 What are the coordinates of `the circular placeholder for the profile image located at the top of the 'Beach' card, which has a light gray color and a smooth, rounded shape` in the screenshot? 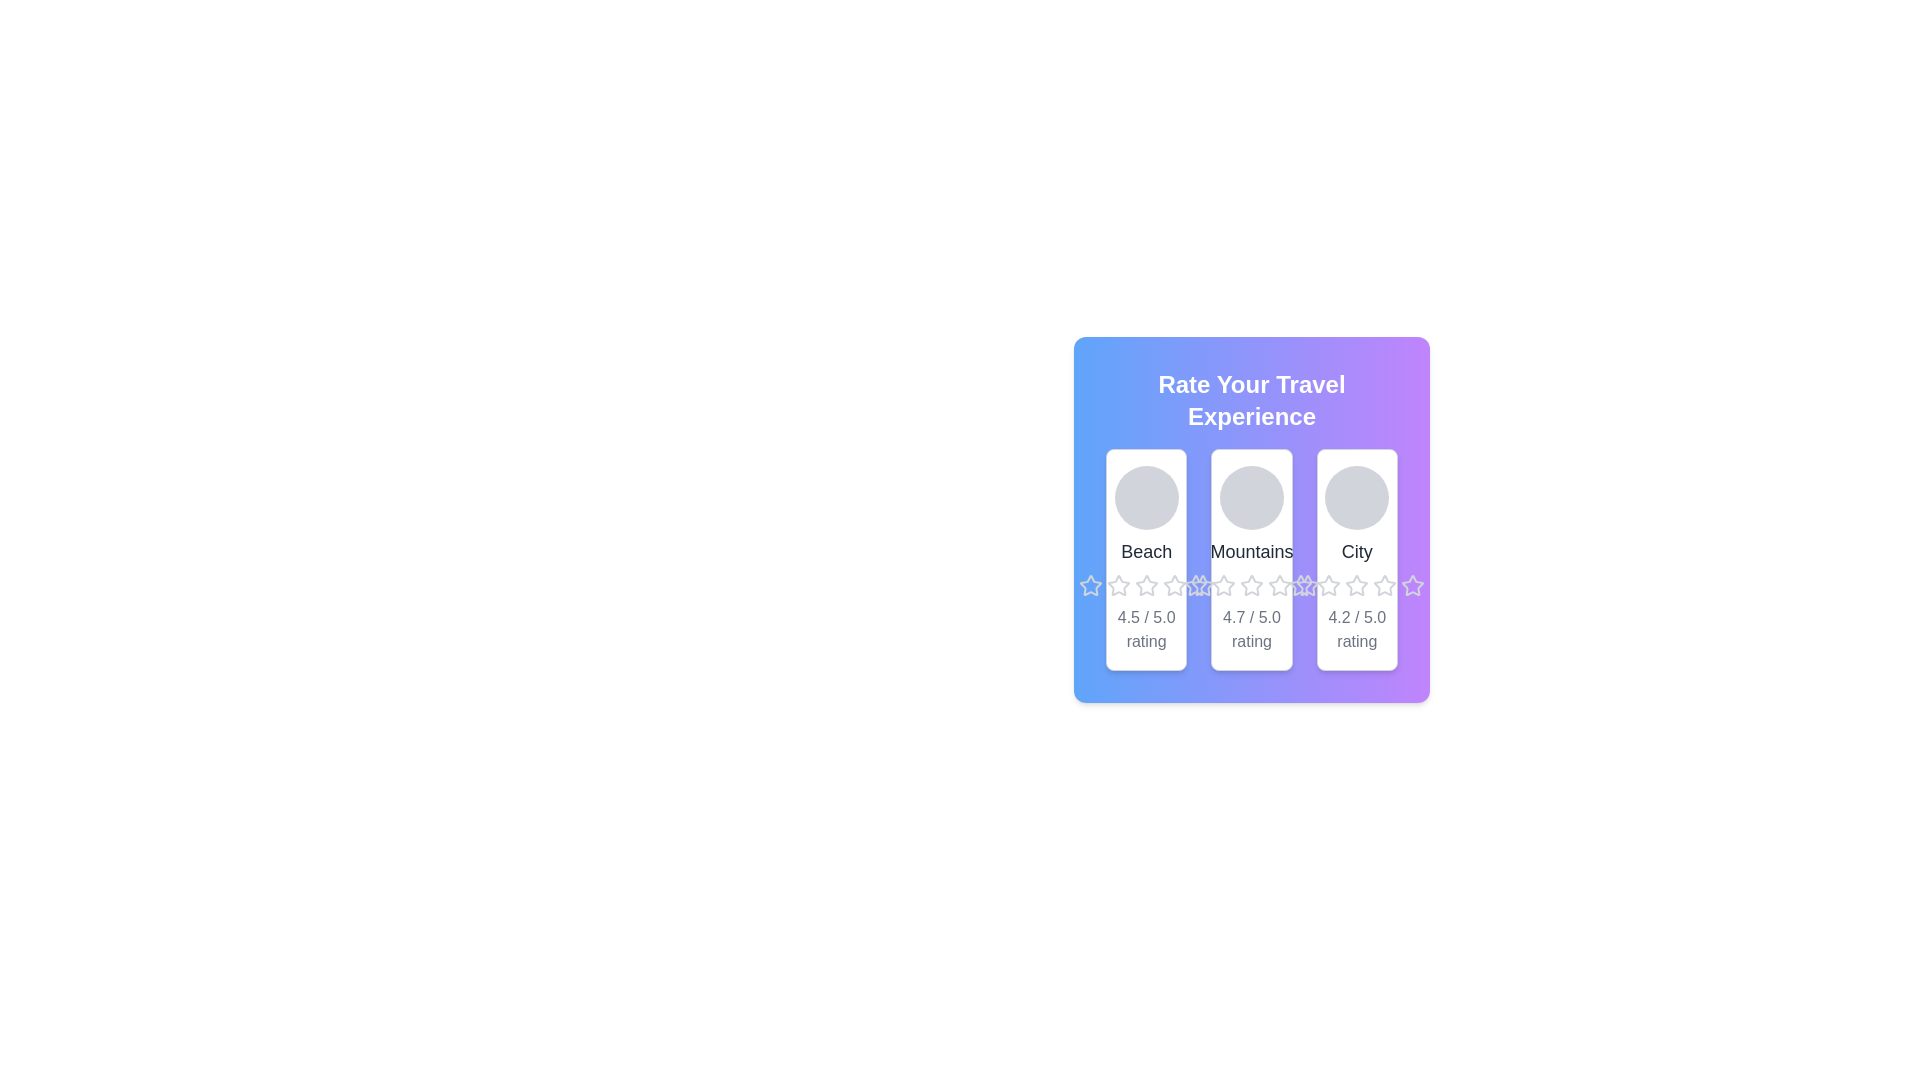 It's located at (1146, 496).